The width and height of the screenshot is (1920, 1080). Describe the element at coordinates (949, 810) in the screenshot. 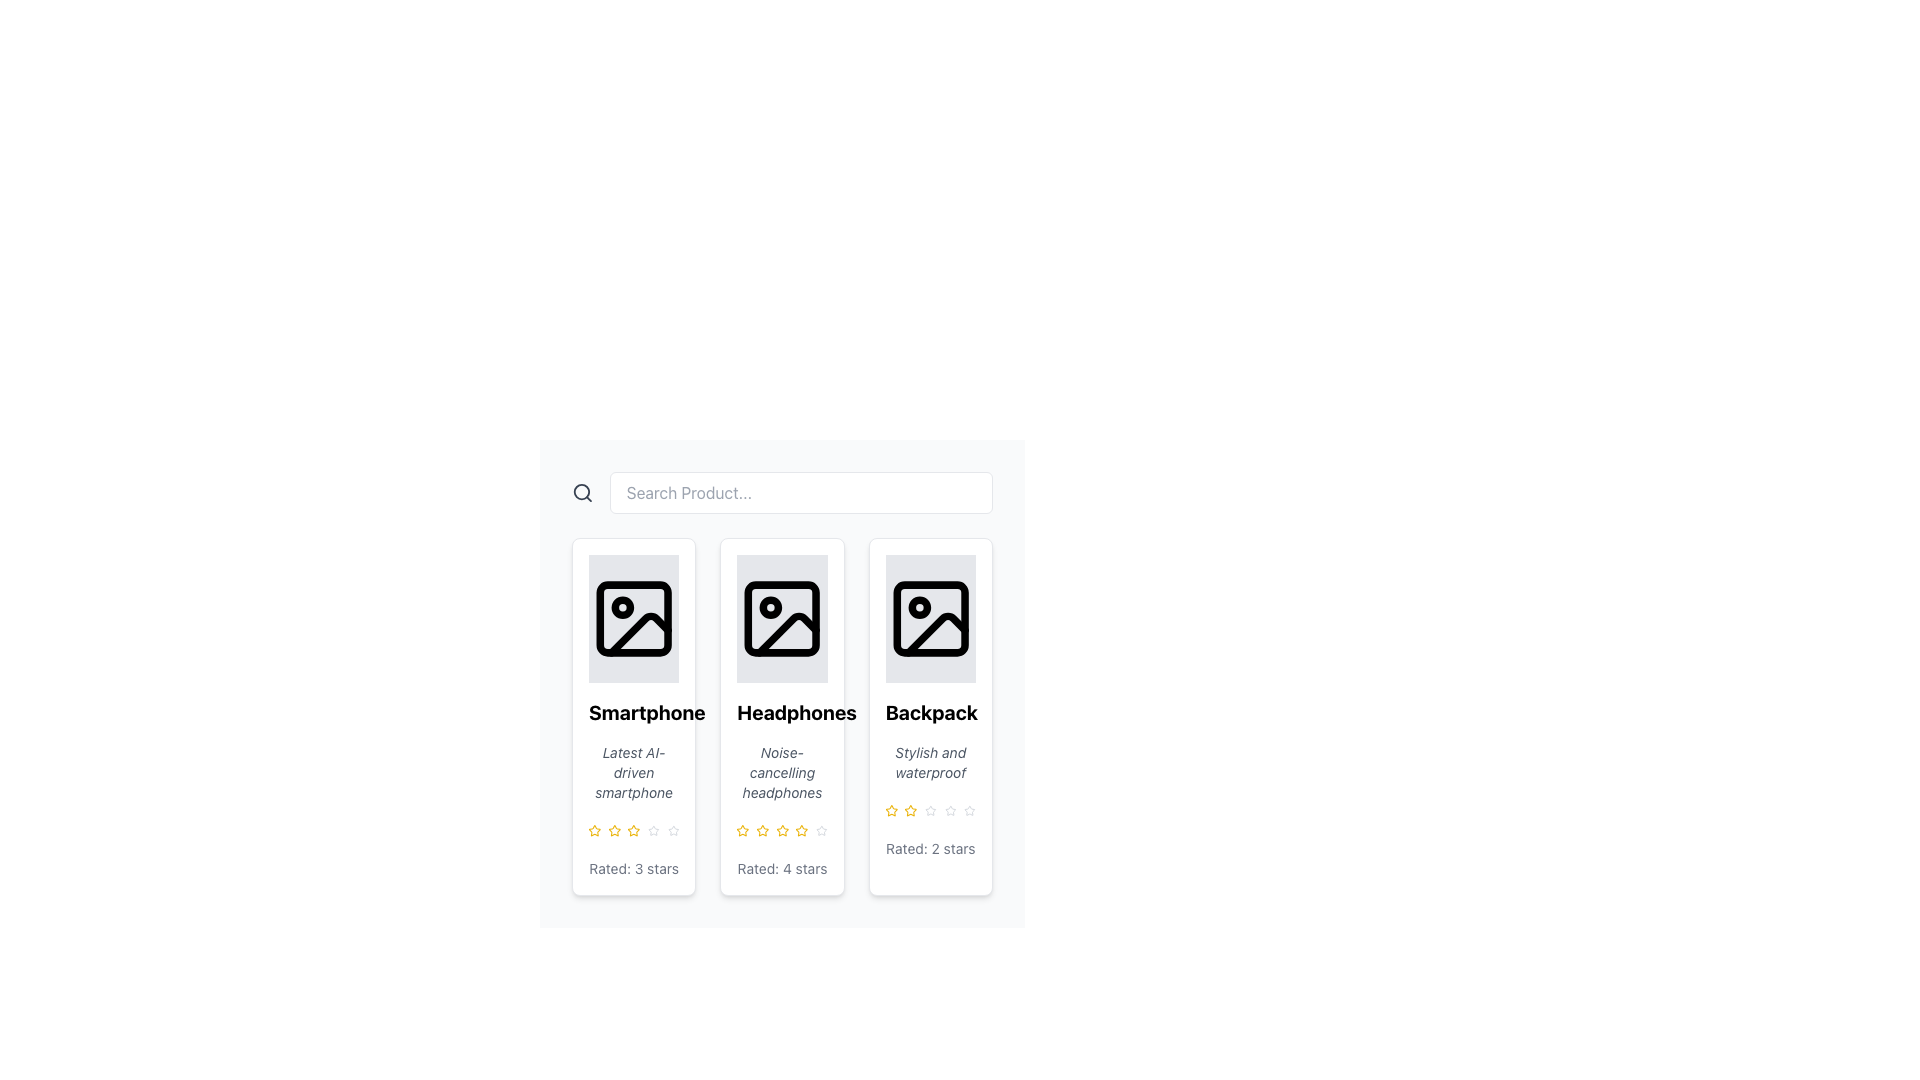

I see `the fourth star in the rating system beneath the 'Backpack' product card to evaluate the rating` at that location.